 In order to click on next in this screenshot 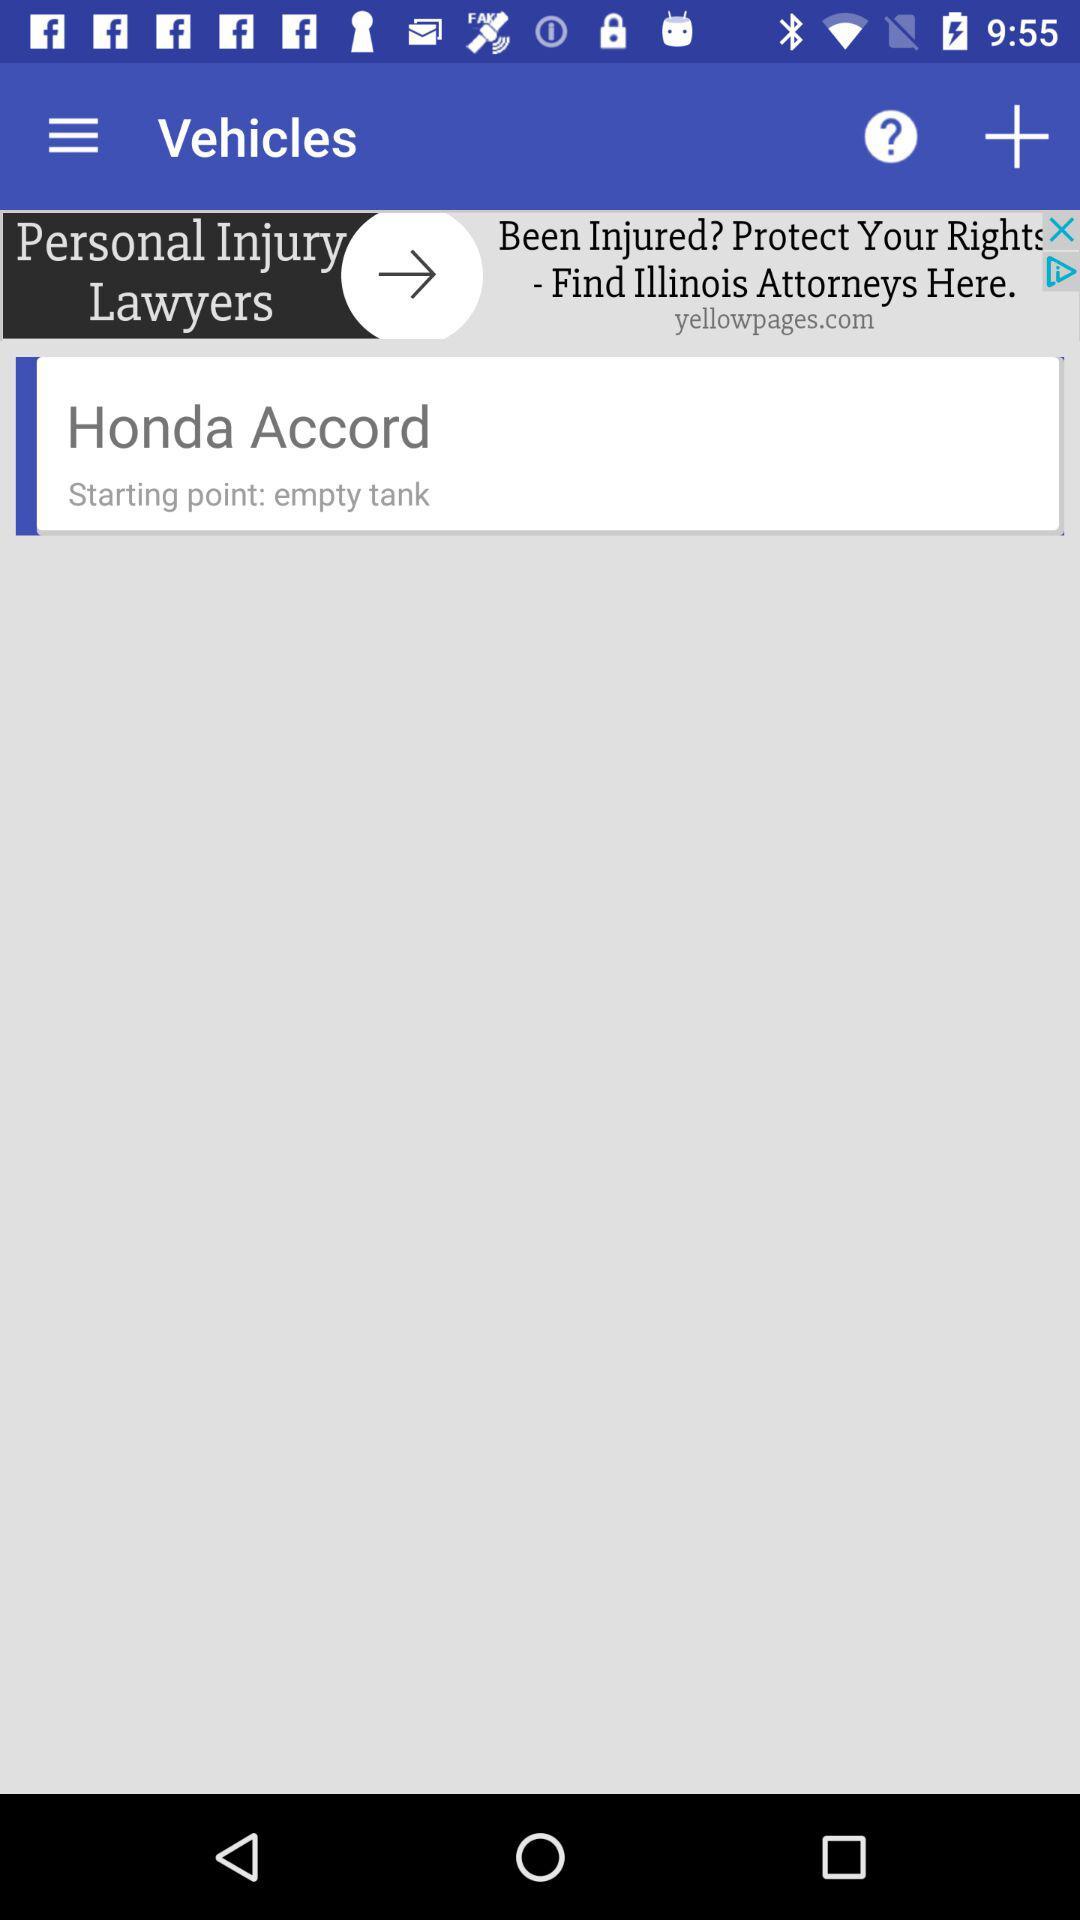, I will do `click(540, 274)`.